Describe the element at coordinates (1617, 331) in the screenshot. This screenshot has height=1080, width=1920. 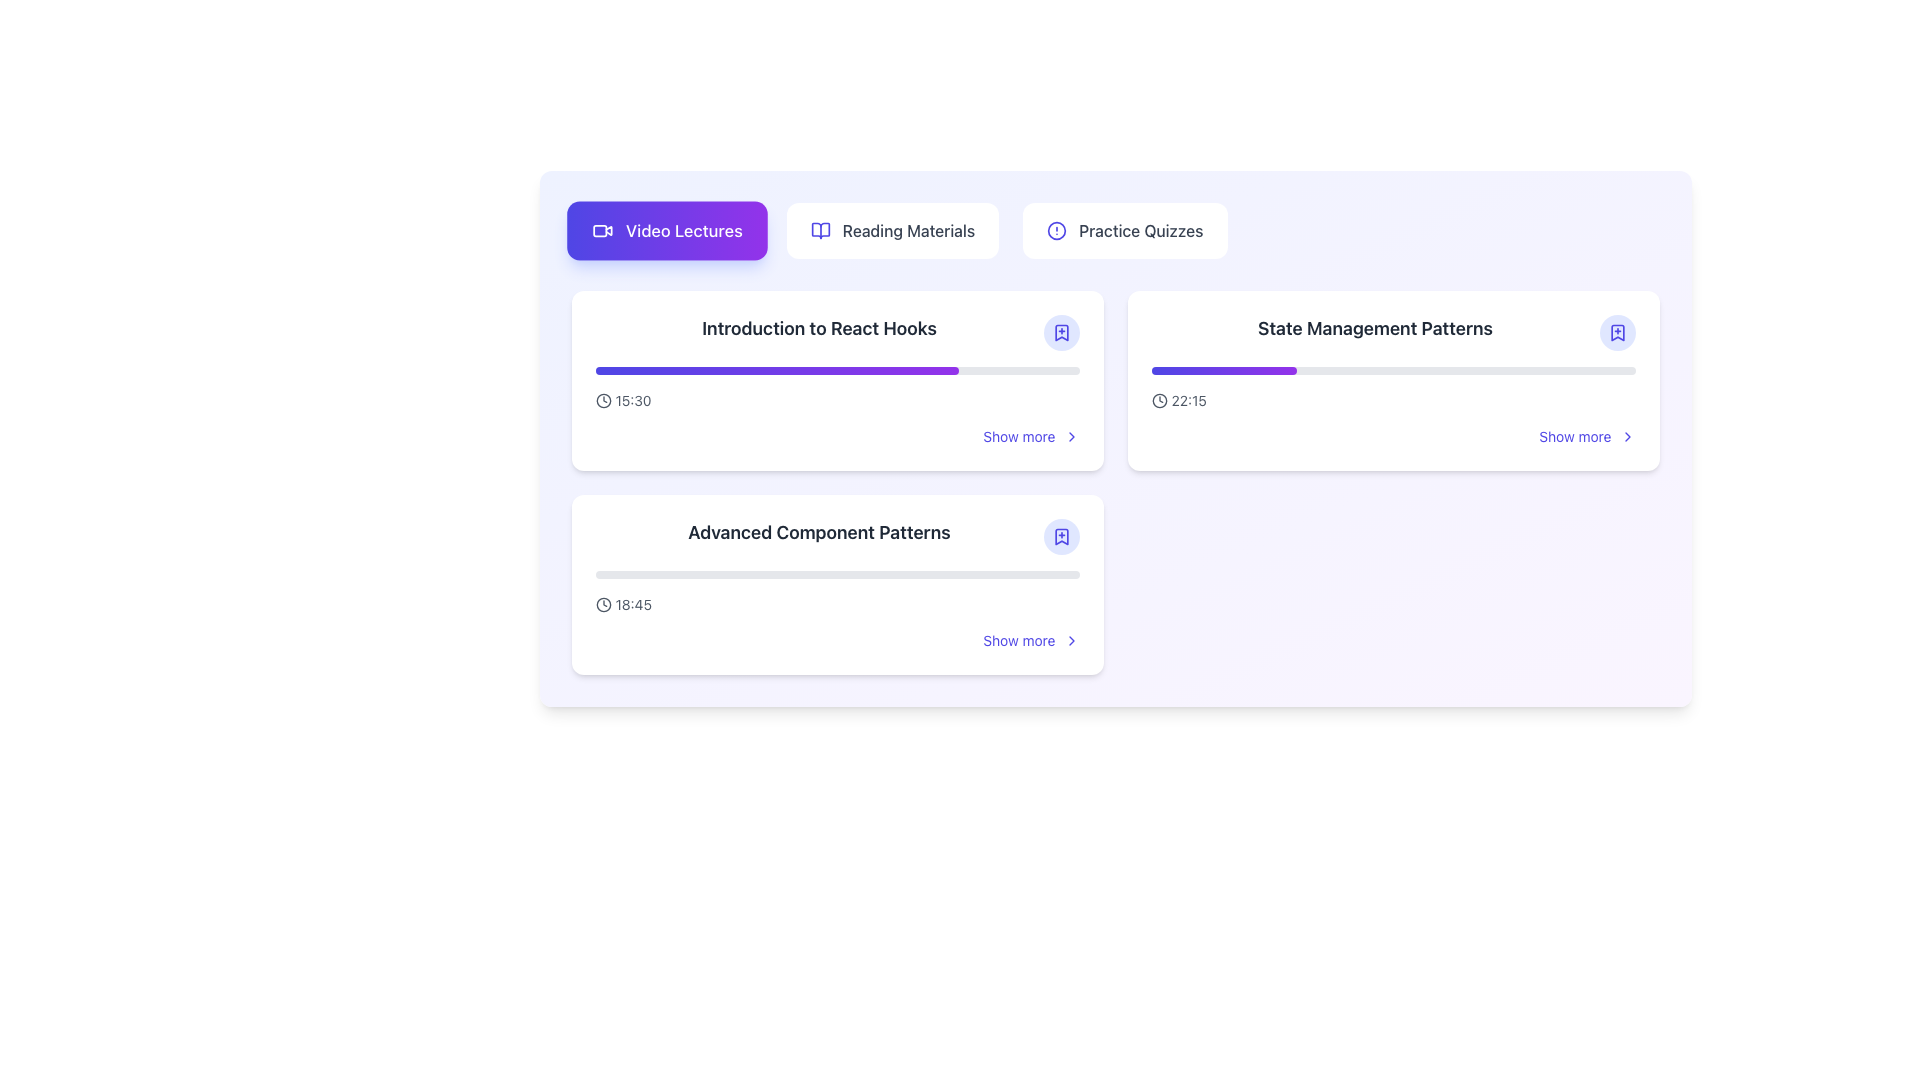
I see `the bookmark icon located in the top-right section of the State Management Patterns card, which allows for saving or marking items for future reference` at that location.